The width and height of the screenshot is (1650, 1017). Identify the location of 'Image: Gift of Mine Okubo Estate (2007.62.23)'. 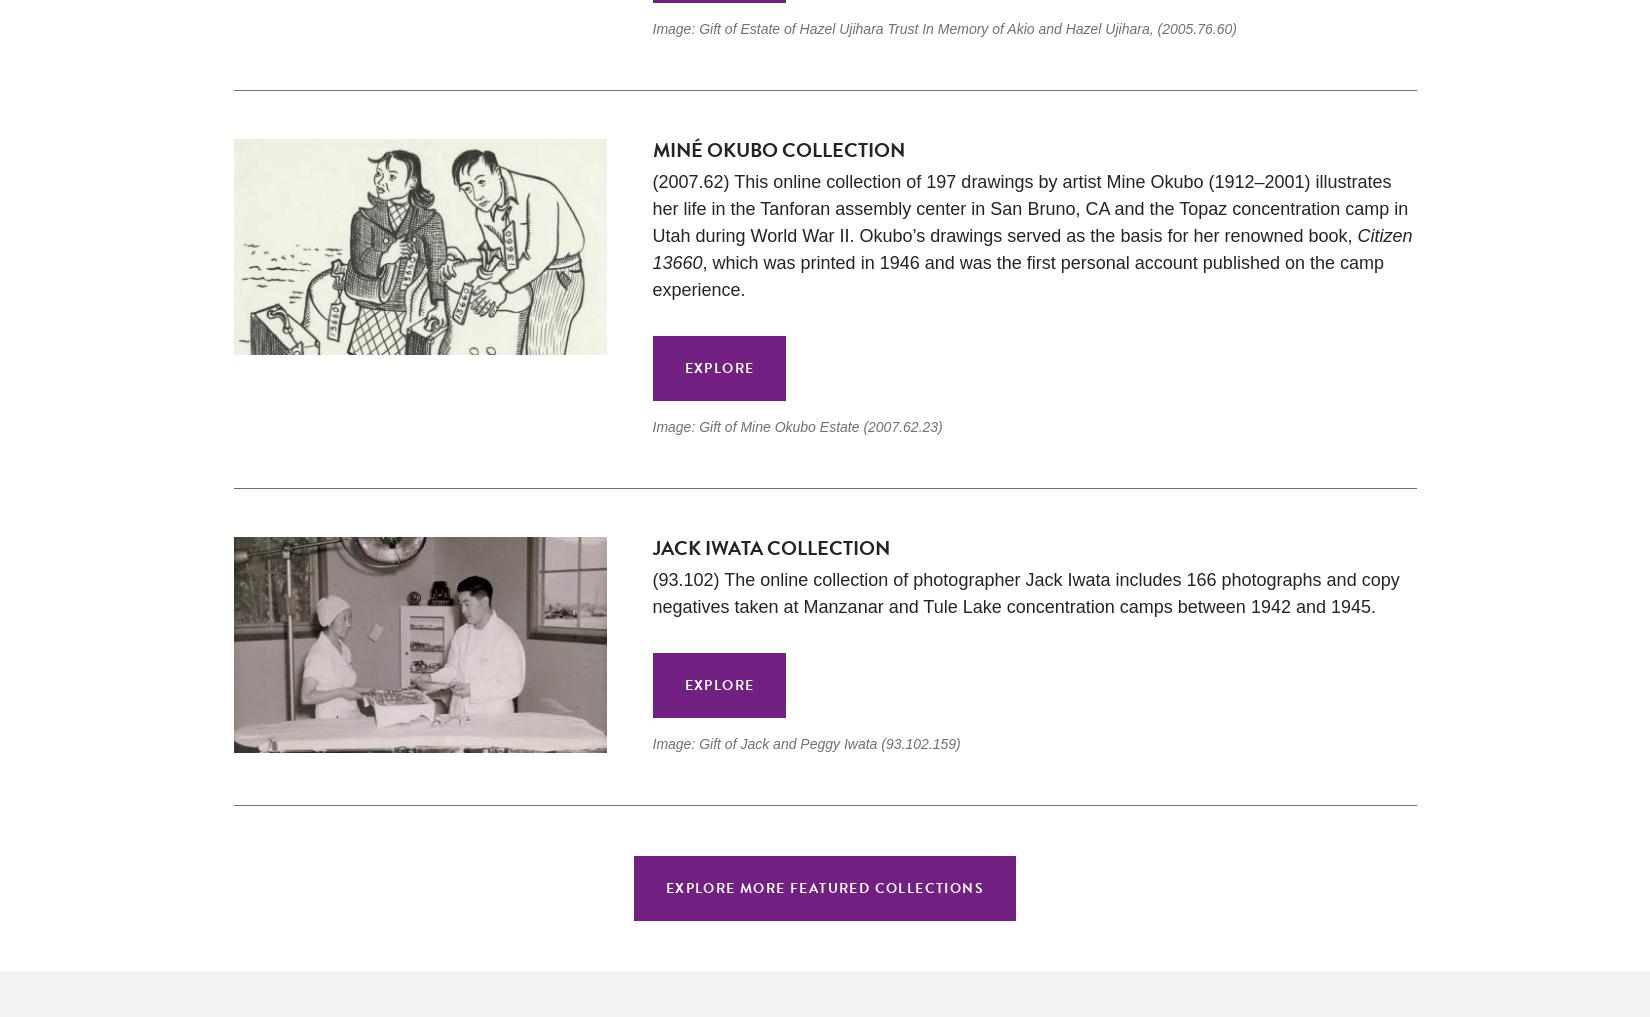
(795, 427).